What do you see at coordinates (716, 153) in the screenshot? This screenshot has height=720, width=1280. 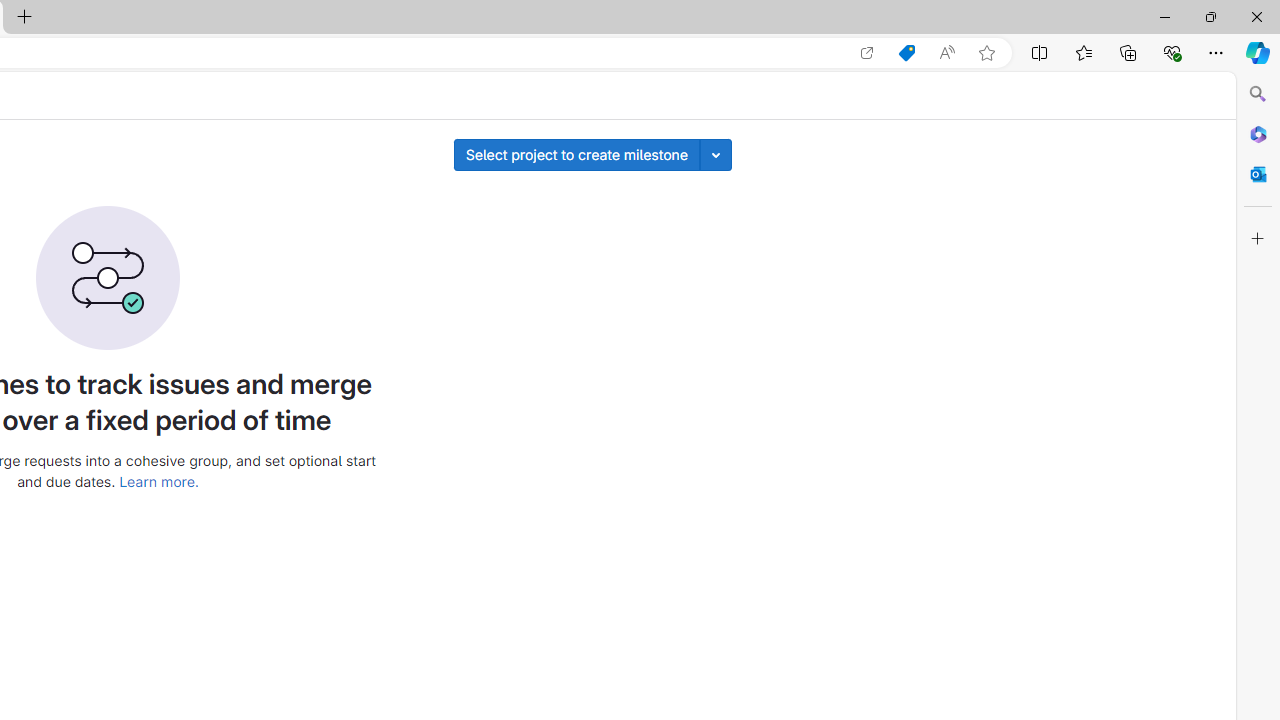 I see `'Toggle project select'` at bounding box center [716, 153].